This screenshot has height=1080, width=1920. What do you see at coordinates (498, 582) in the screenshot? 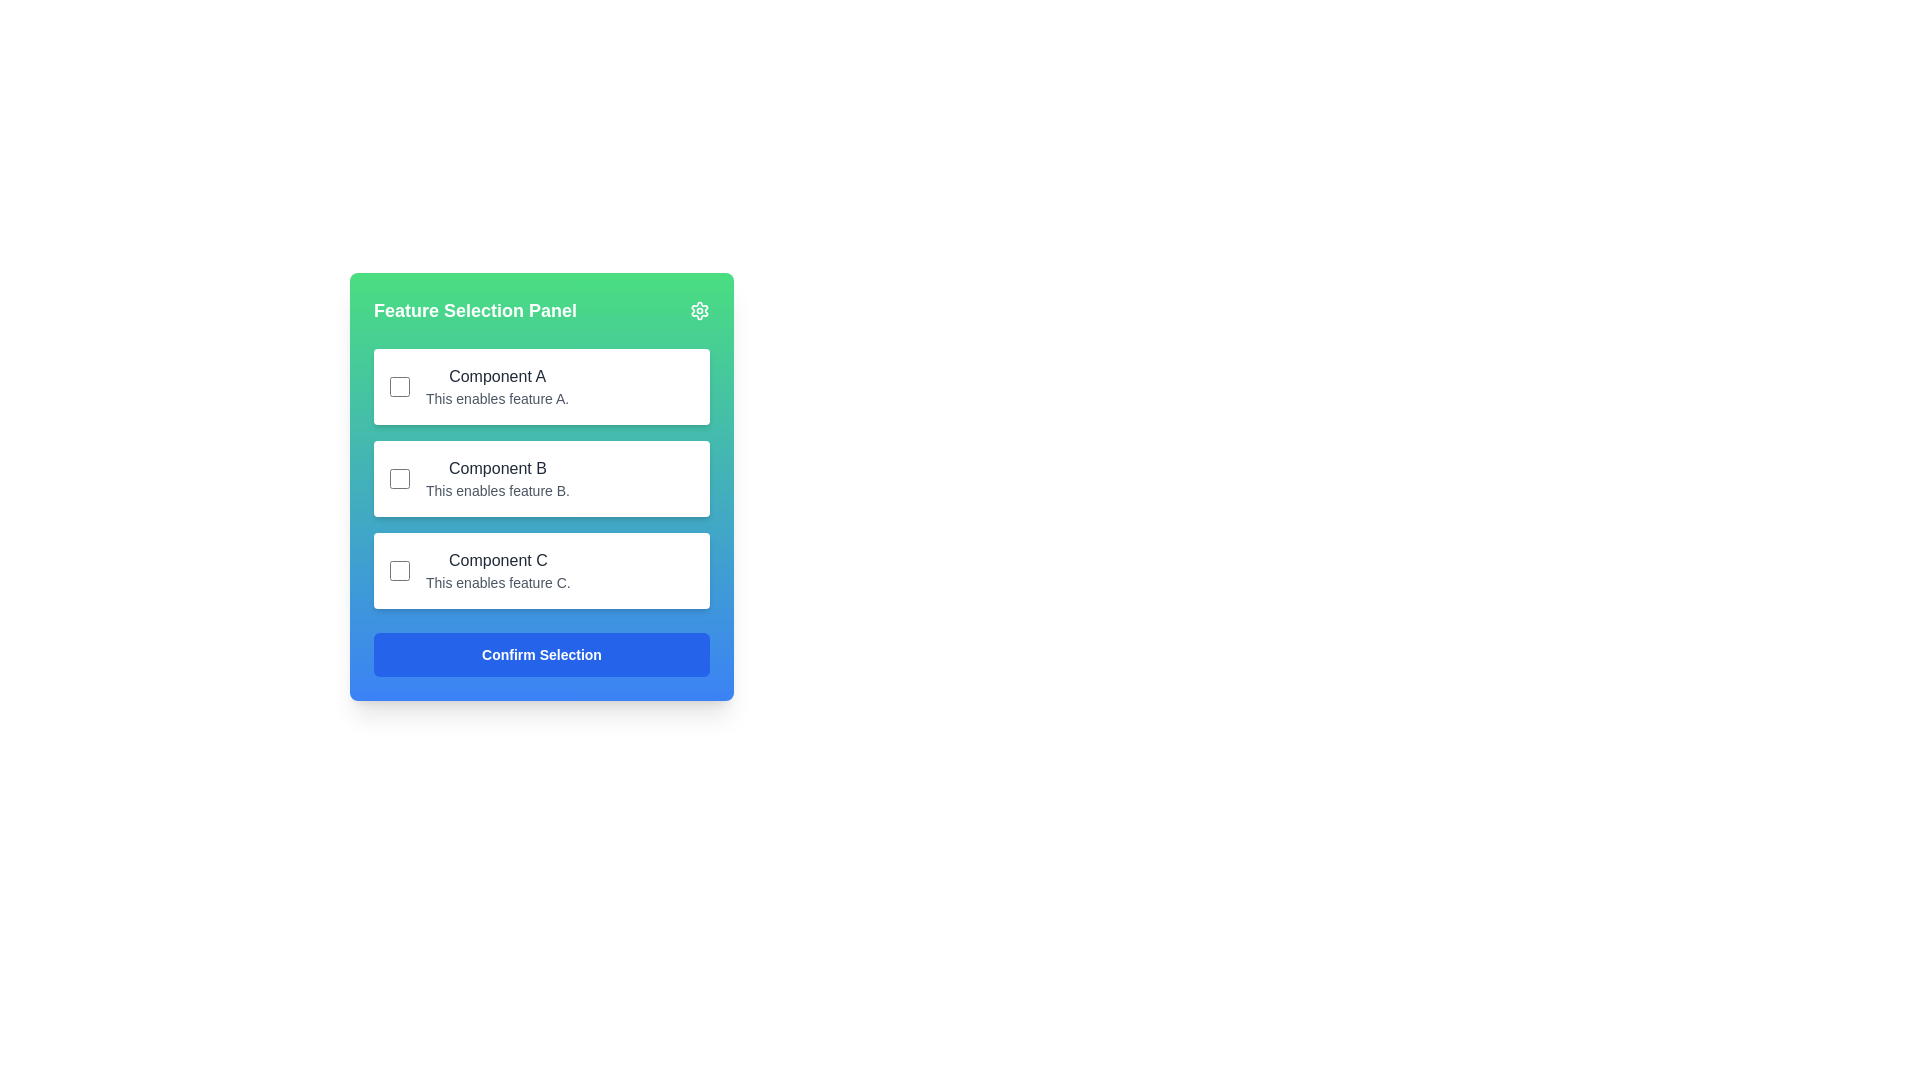
I see `the text label stating 'This enables feature C.' which is located below 'Component C' in the feature selection panel` at bounding box center [498, 582].